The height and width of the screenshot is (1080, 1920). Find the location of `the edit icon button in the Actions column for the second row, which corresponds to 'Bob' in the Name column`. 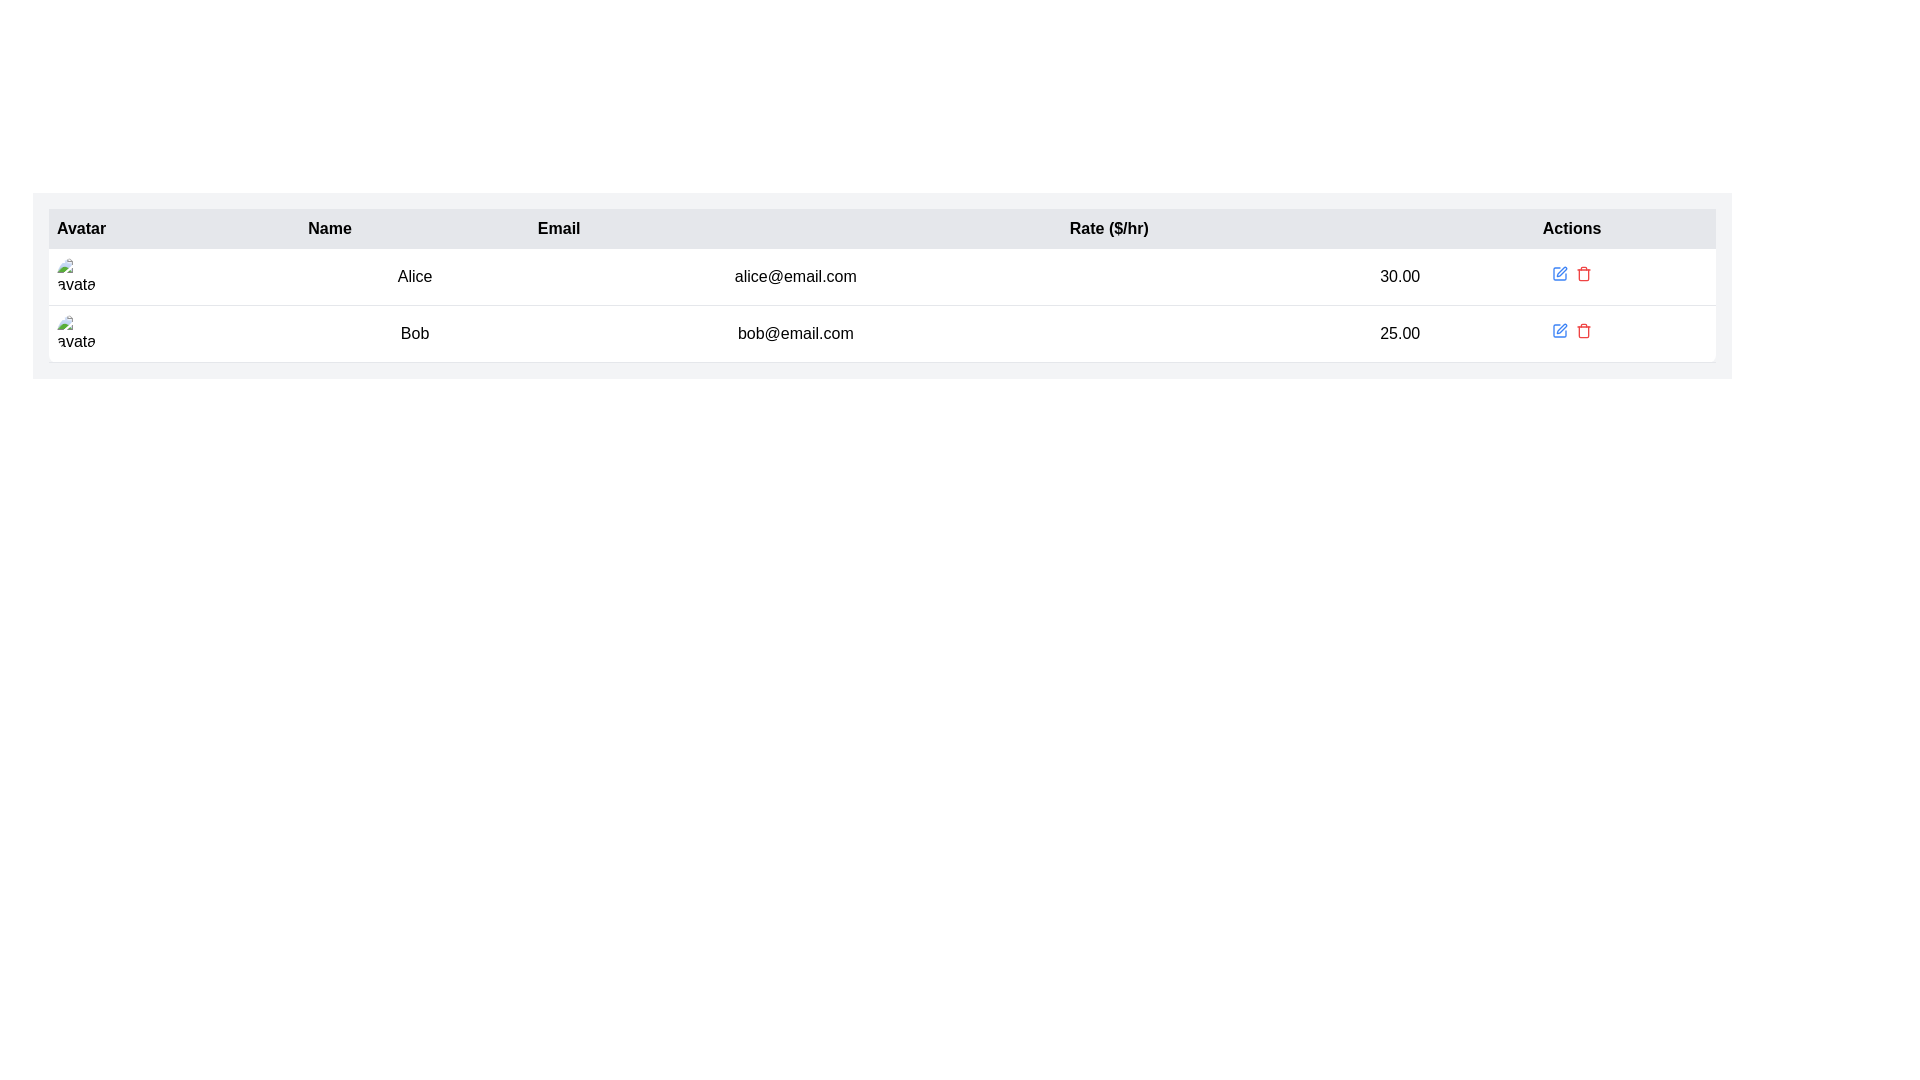

the edit icon button in the Actions column for the second row, which corresponds to 'Bob' in the Name column is located at coordinates (1561, 272).